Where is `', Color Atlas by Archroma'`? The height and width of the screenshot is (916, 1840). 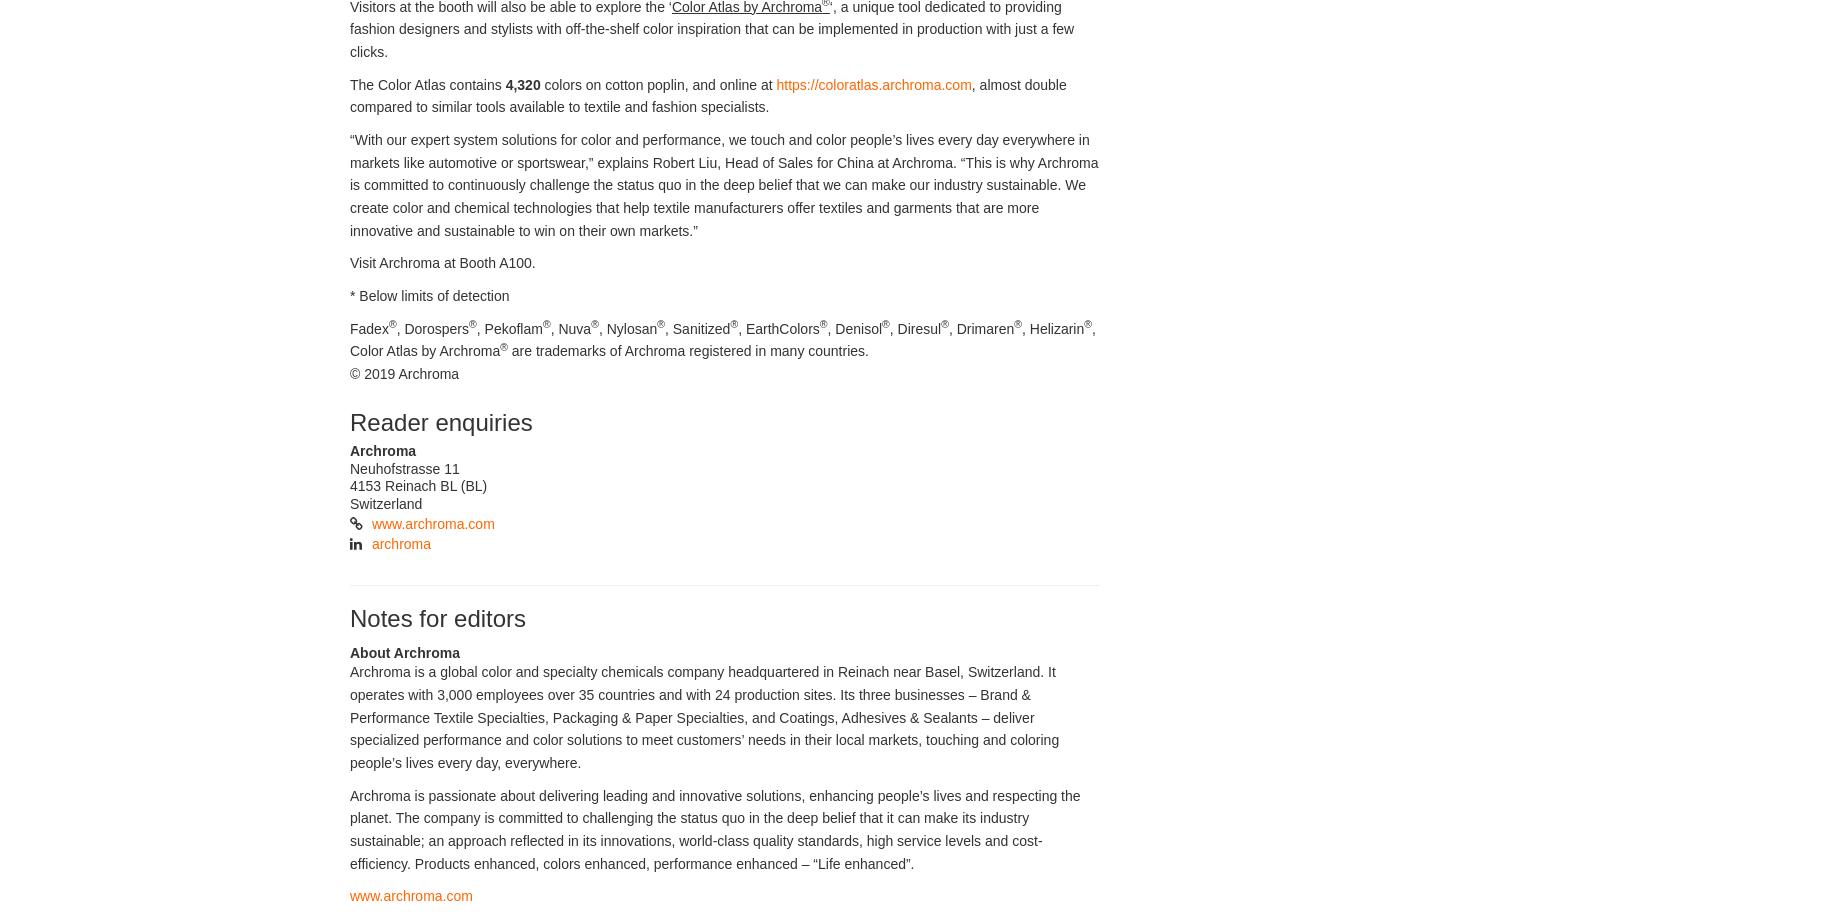
', Color Atlas by Archroma' is located at coordinates (722, 338).